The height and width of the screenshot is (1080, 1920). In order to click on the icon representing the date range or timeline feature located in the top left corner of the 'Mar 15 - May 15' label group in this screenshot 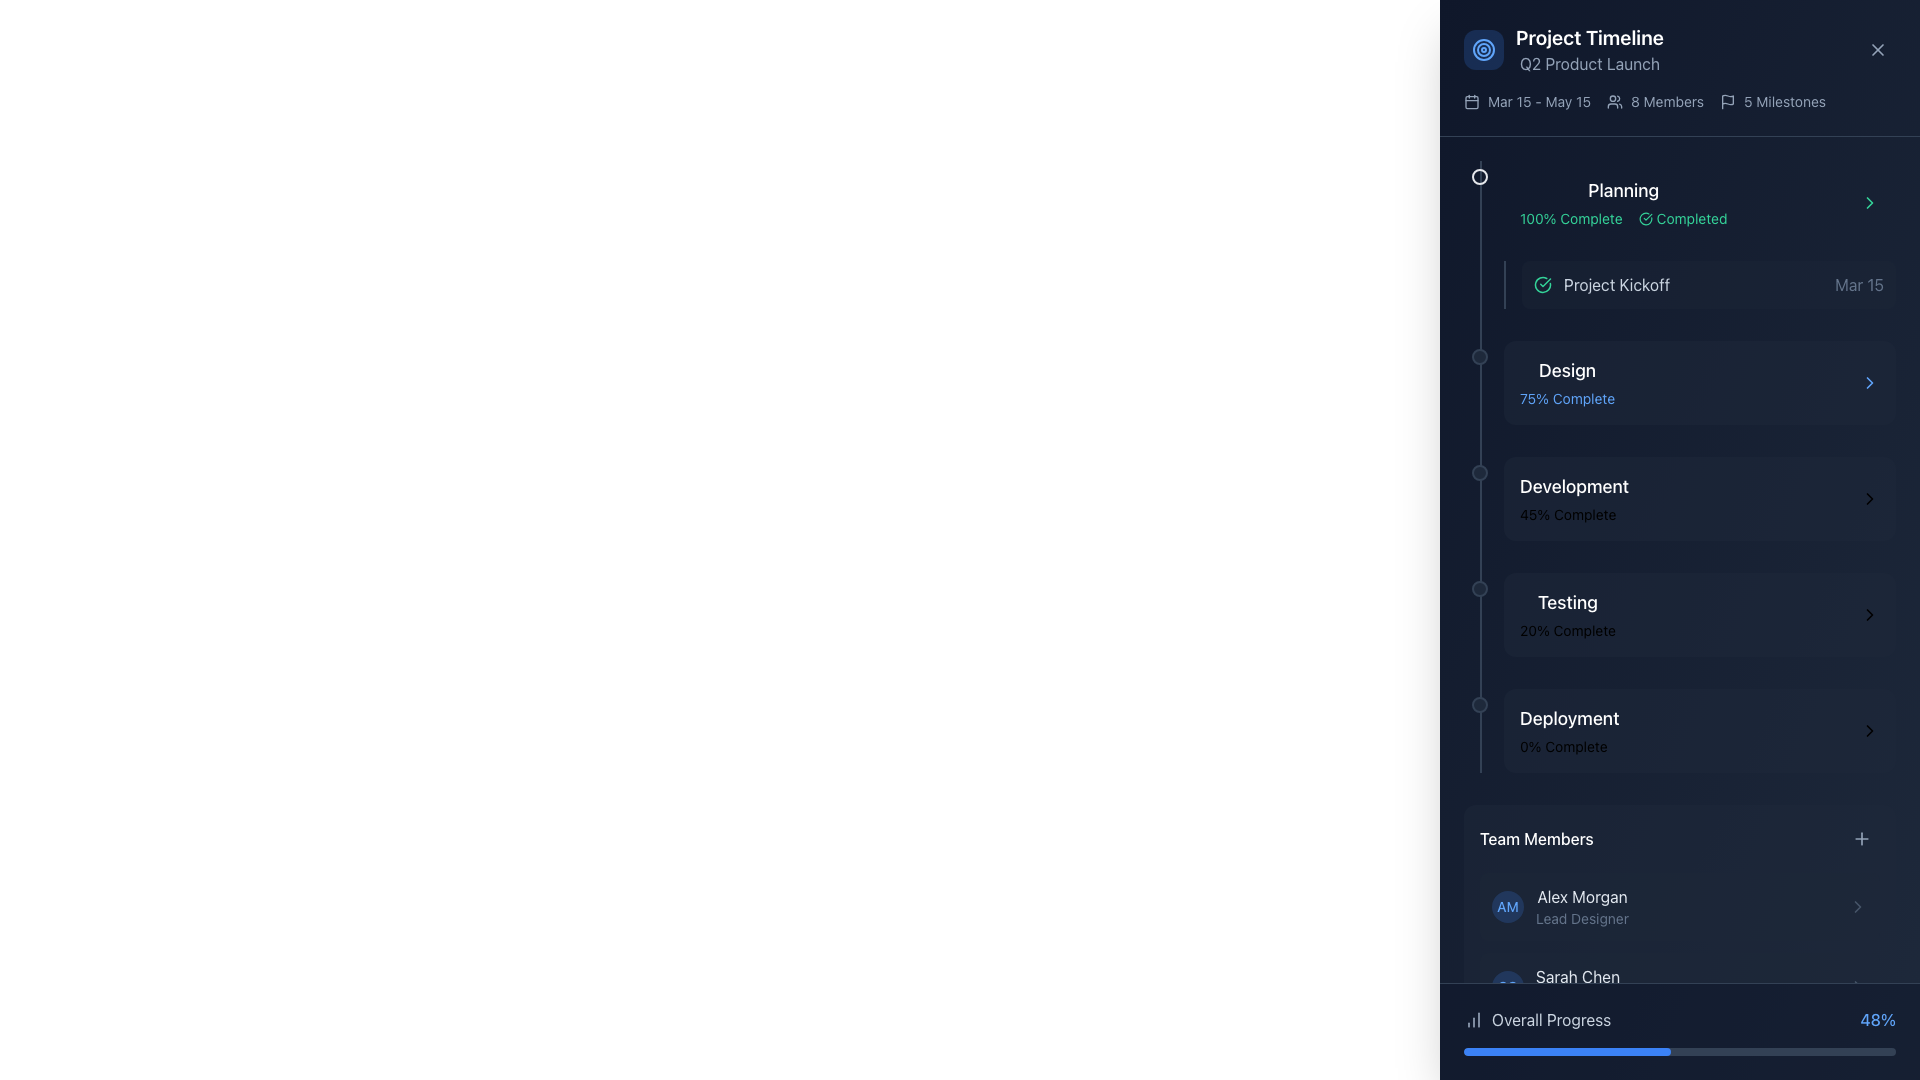, I will do `click(1472, 101)`.